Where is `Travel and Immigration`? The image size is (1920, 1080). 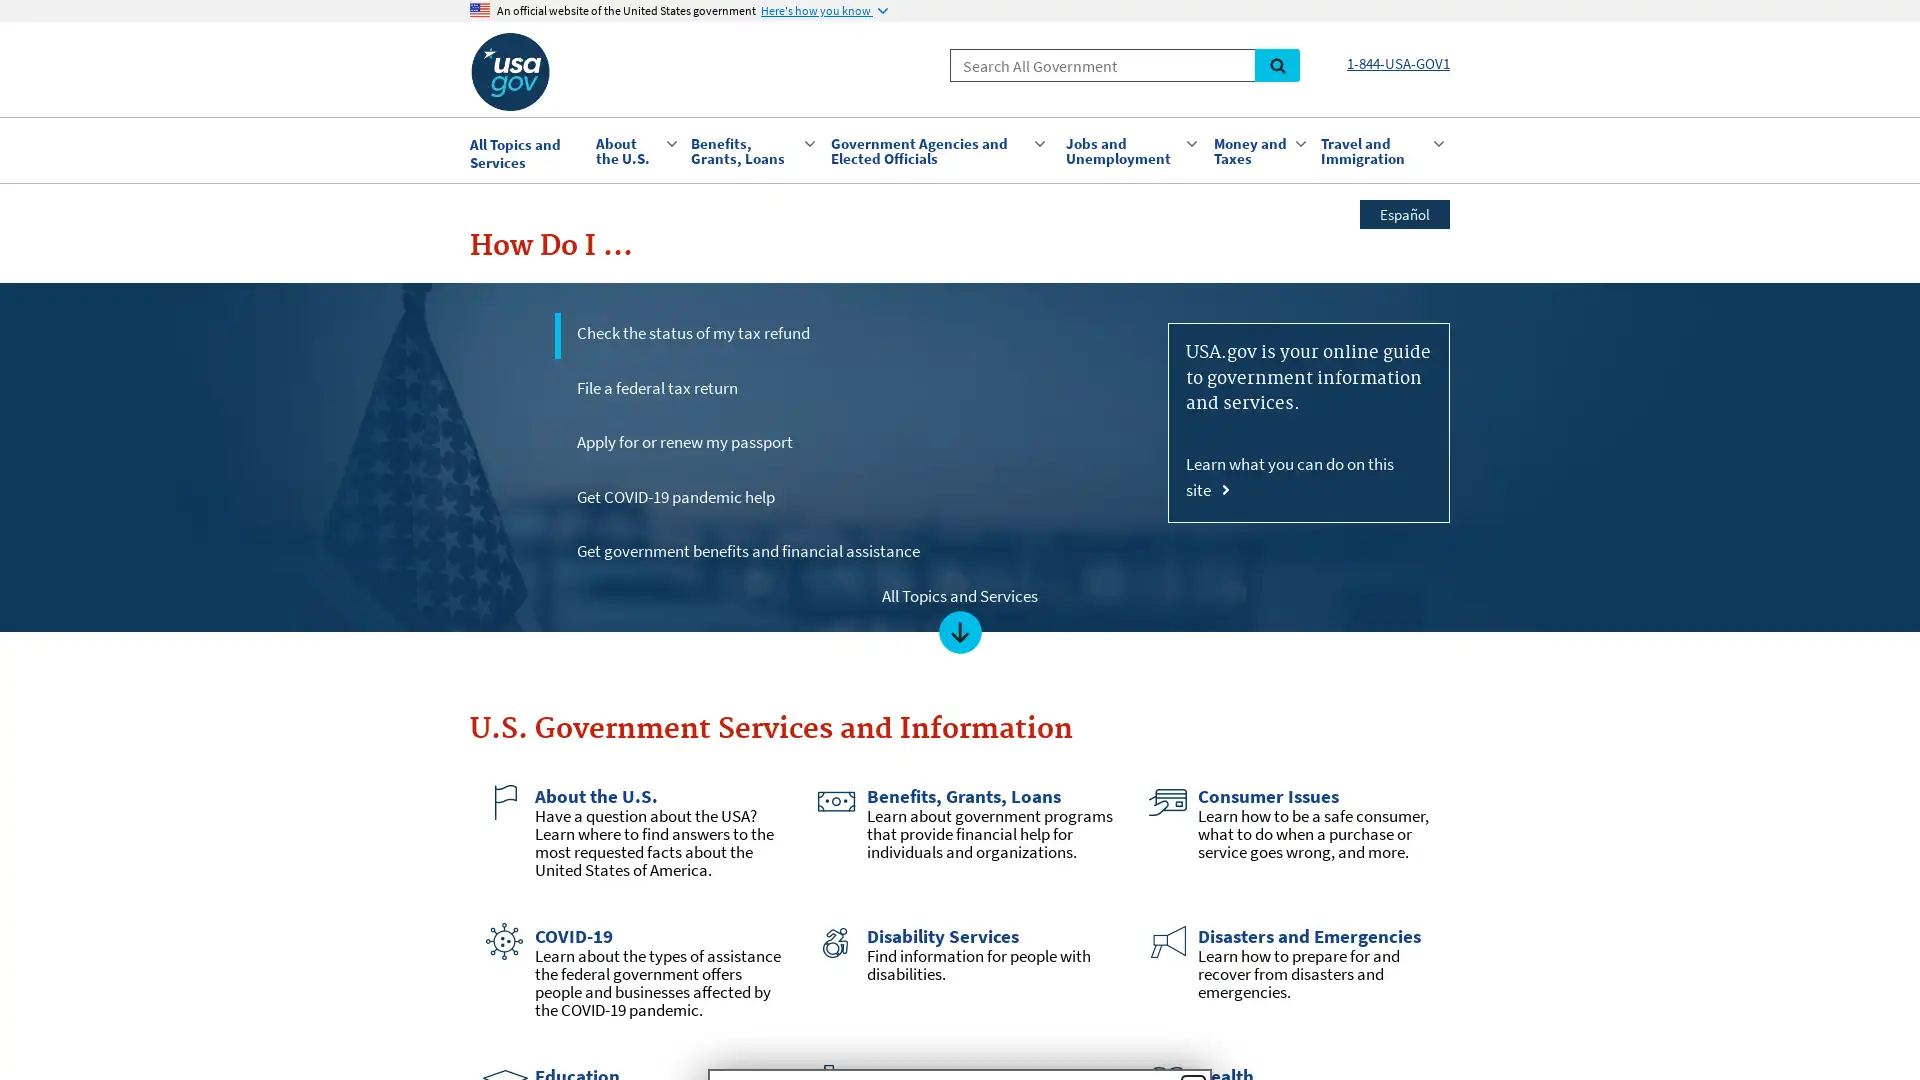 Travel and Immigration is located at coordinates (1379, 149).